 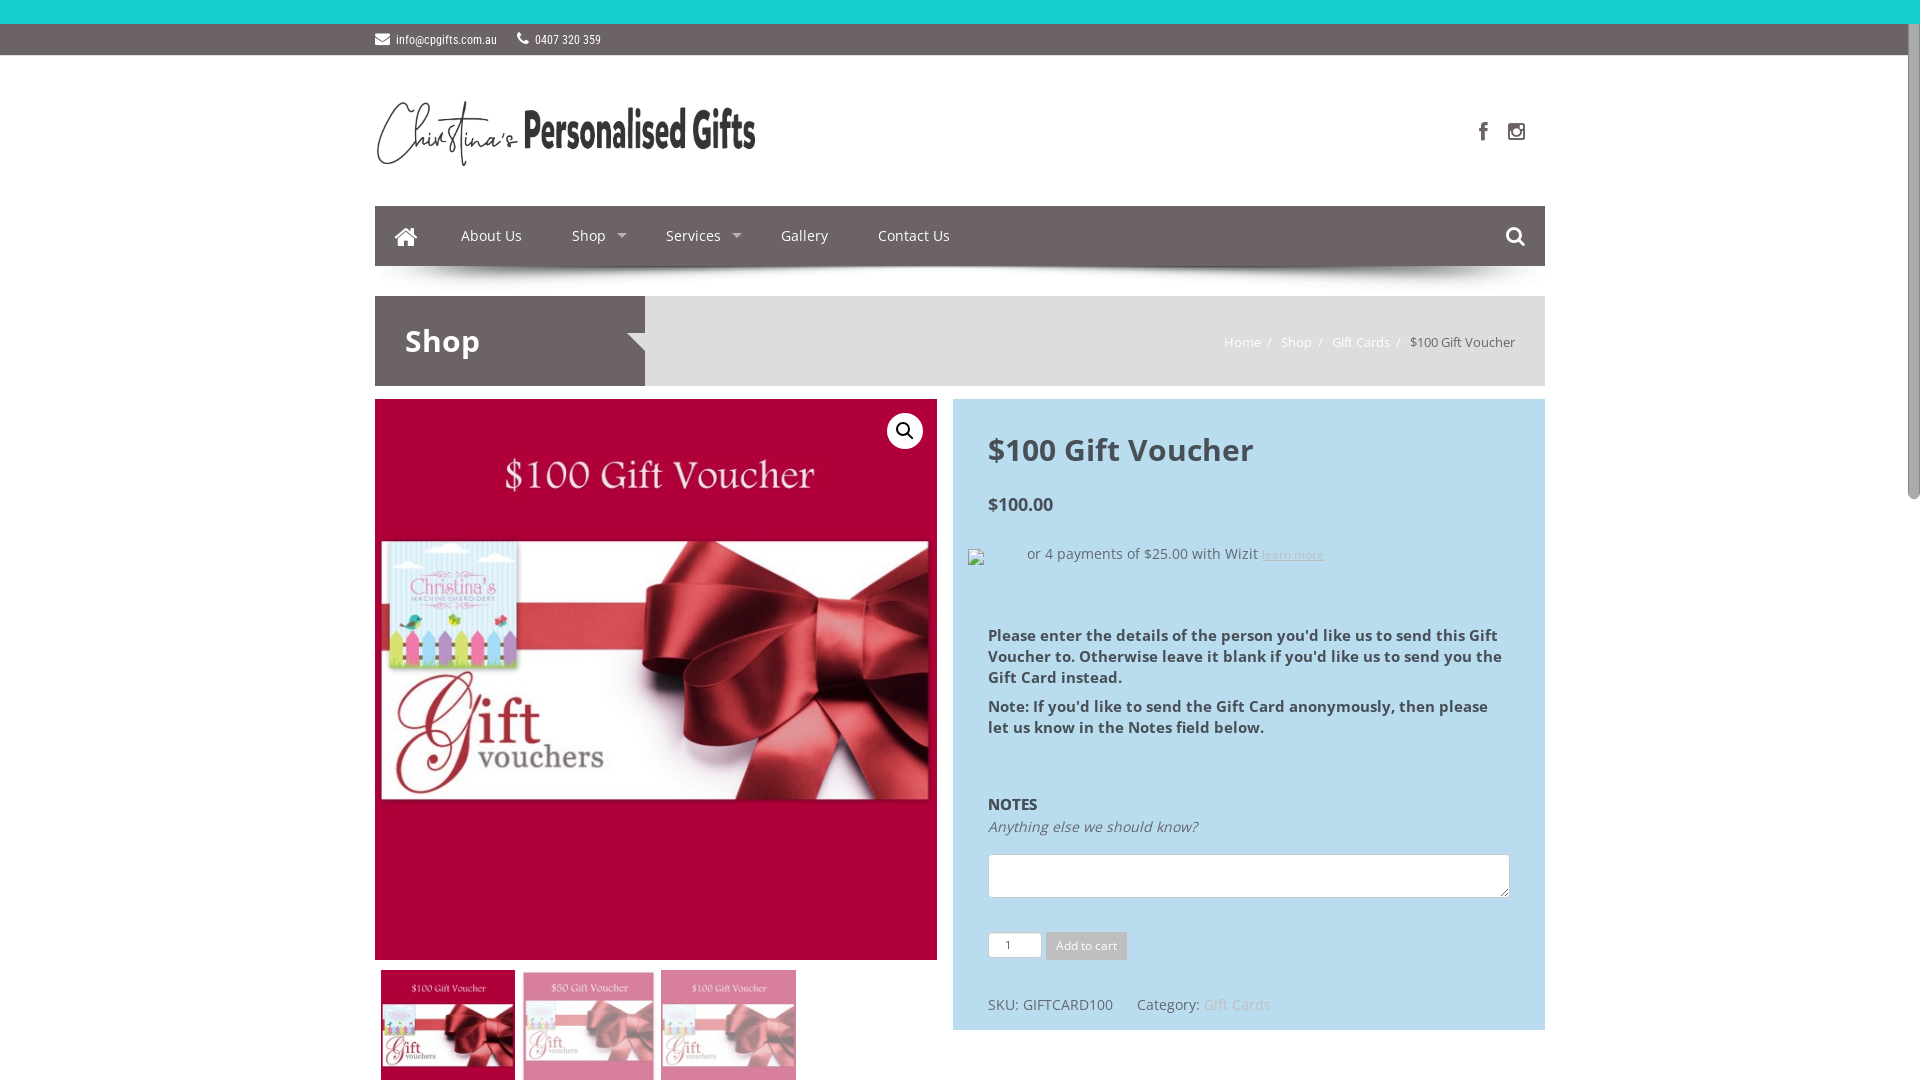 I want to click on 'Services', so click(x=641, y=234).